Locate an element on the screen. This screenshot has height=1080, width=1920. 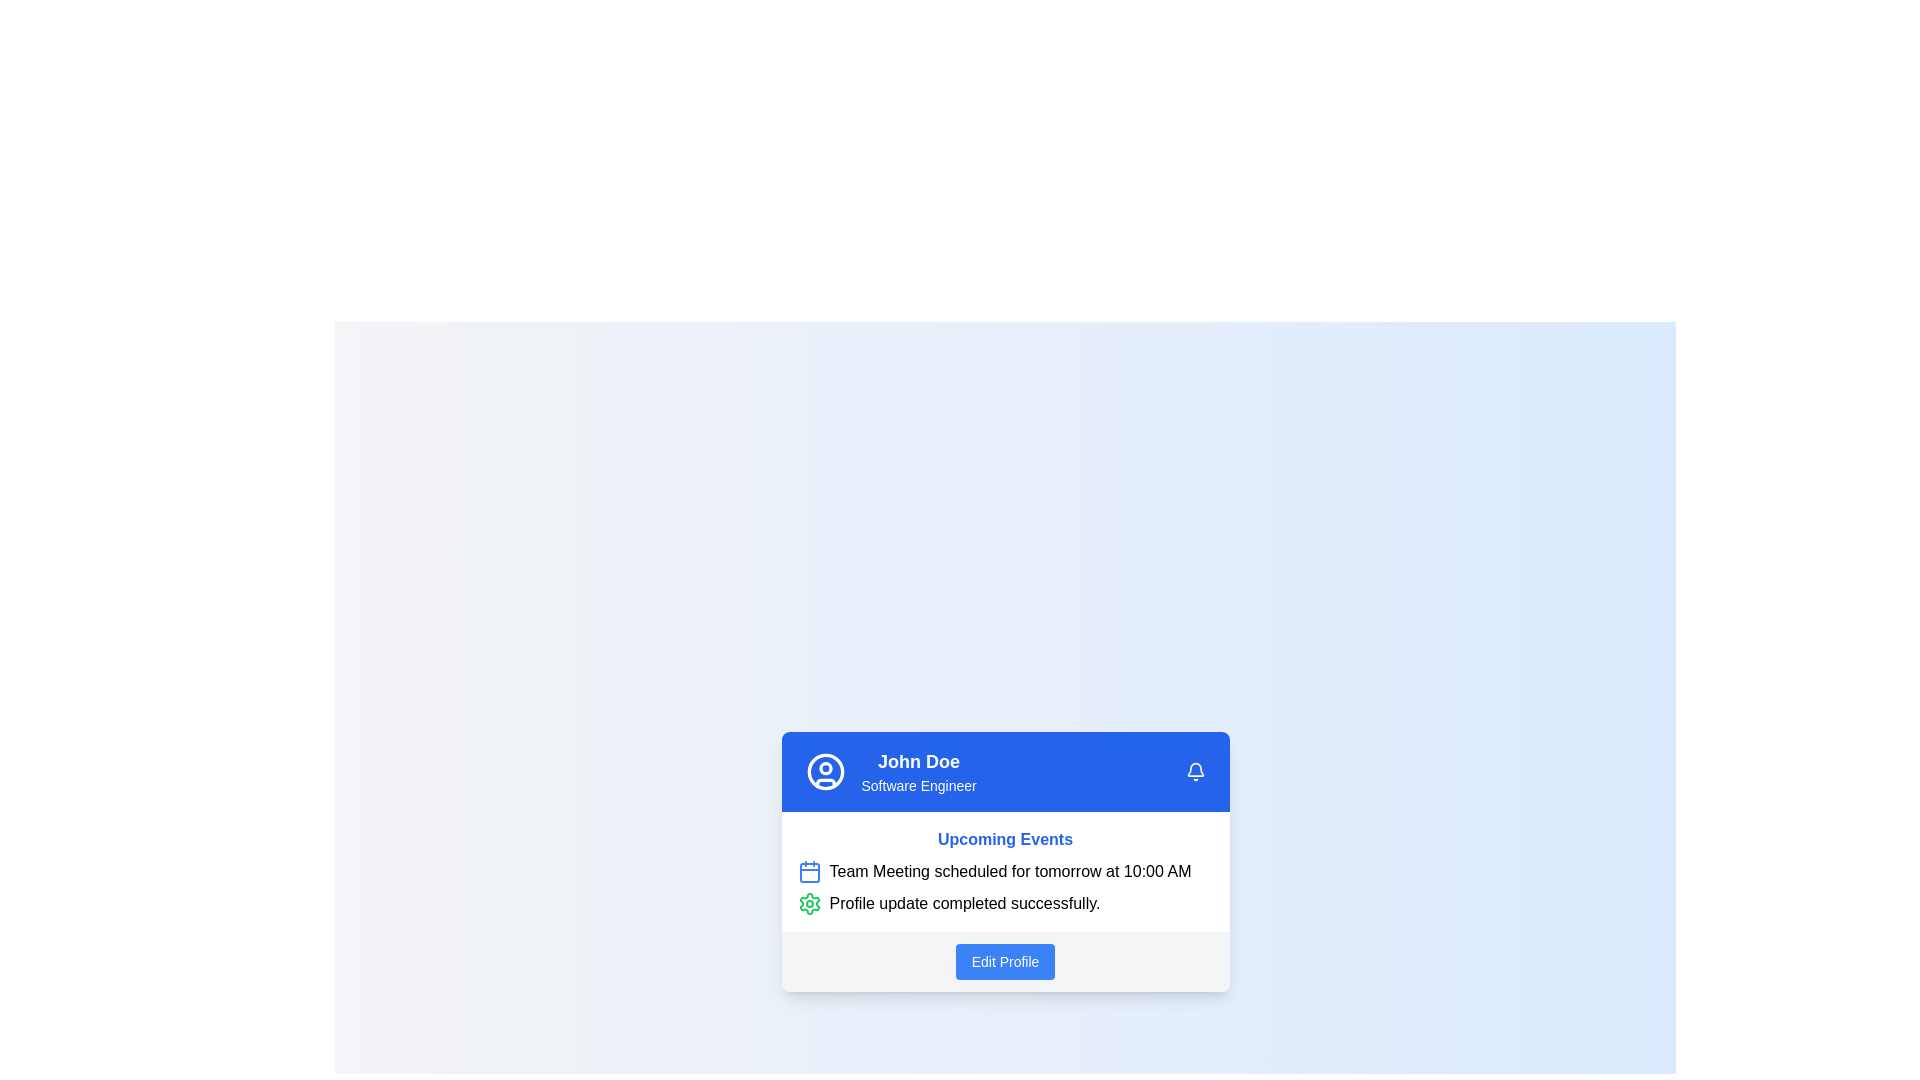
the Static Text that indicates a successful profile update, located in the 'Upcoming Events' section of the user profile card, next to a green settings icon is located at coordinates (964, 903).